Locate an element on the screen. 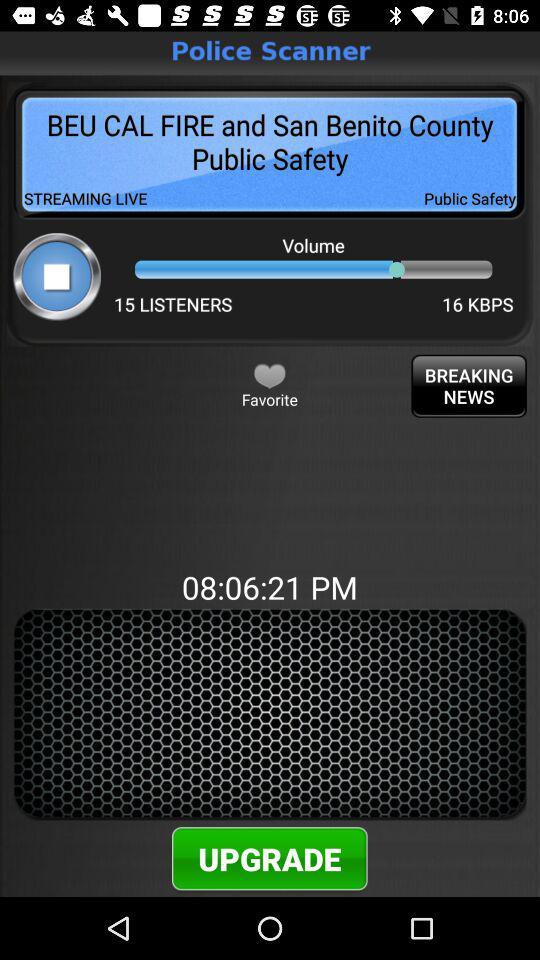 This screenshot has height=960, width=540. button next to the breaking is located at coordinates (269, 374).